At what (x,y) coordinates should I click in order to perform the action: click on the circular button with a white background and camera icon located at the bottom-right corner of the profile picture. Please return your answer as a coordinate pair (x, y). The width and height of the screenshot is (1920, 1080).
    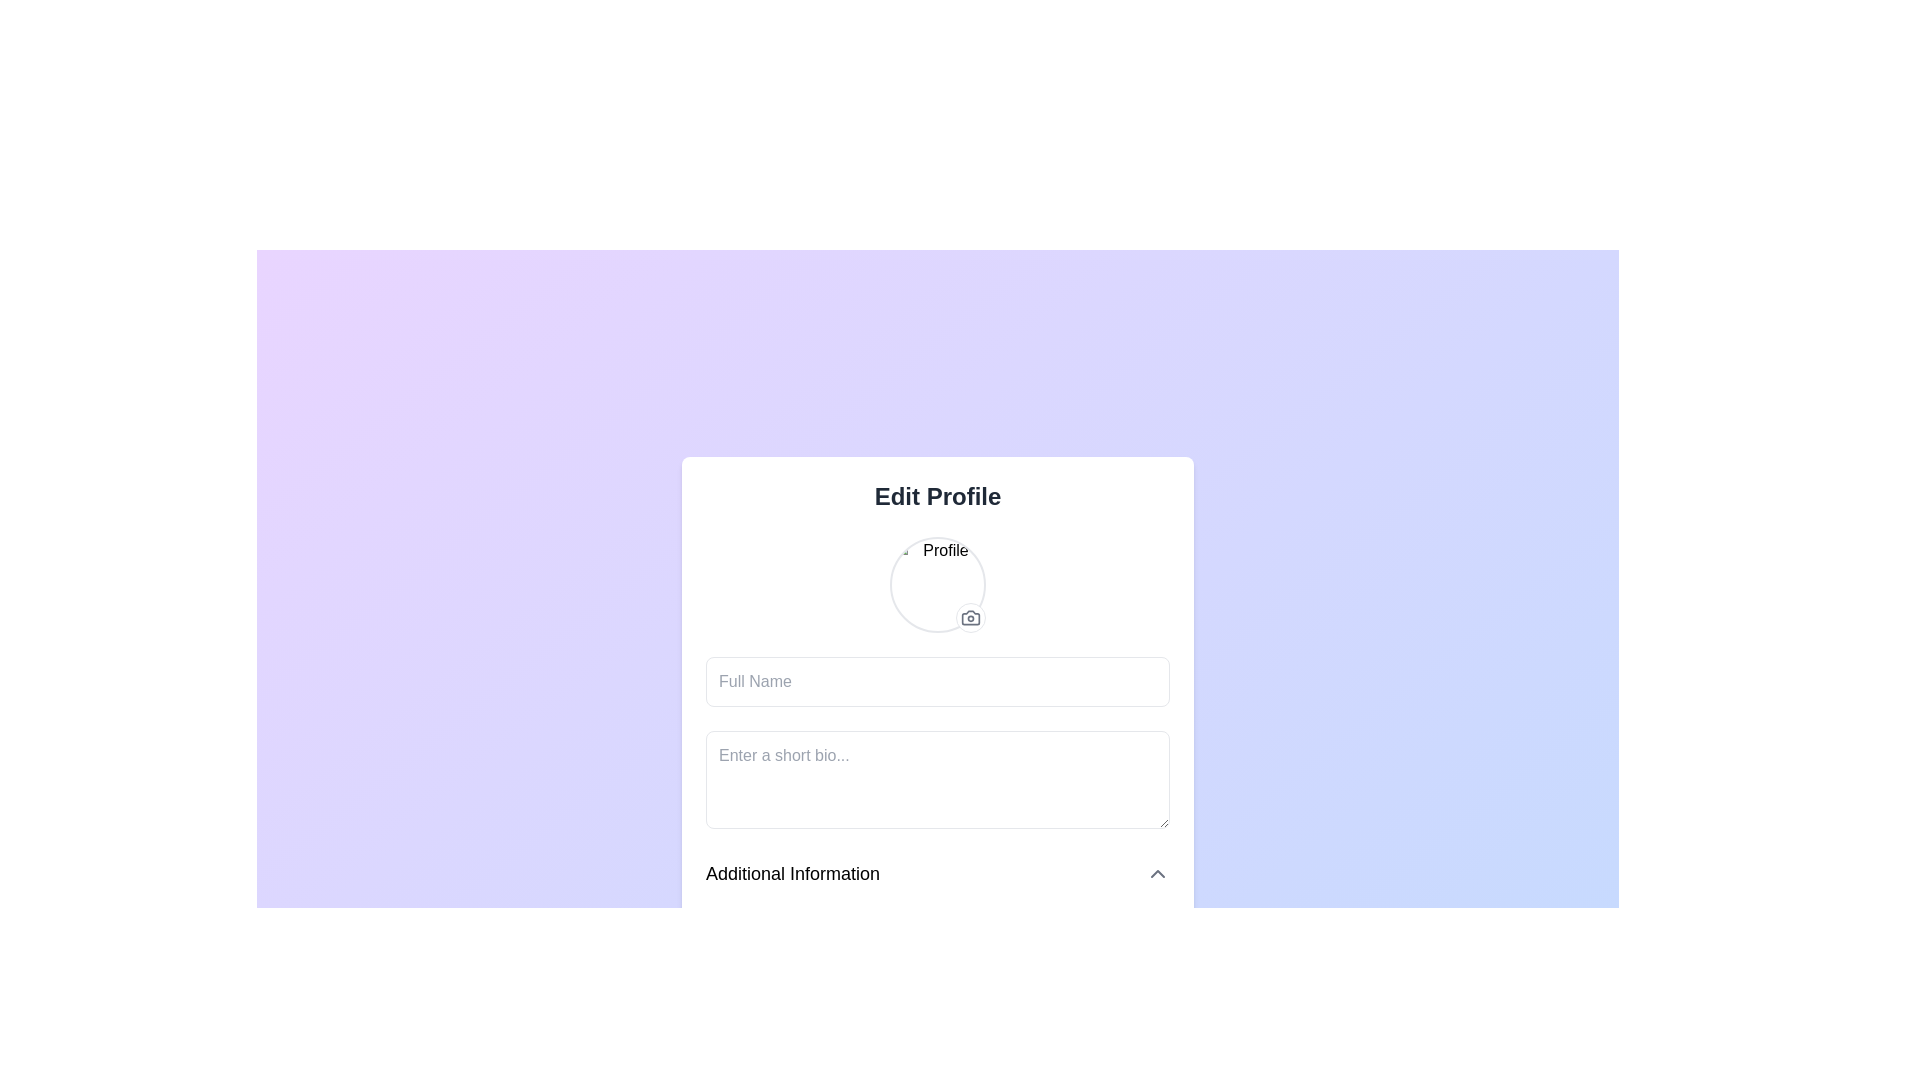
    Looking at the image, I should click on (970, 616).